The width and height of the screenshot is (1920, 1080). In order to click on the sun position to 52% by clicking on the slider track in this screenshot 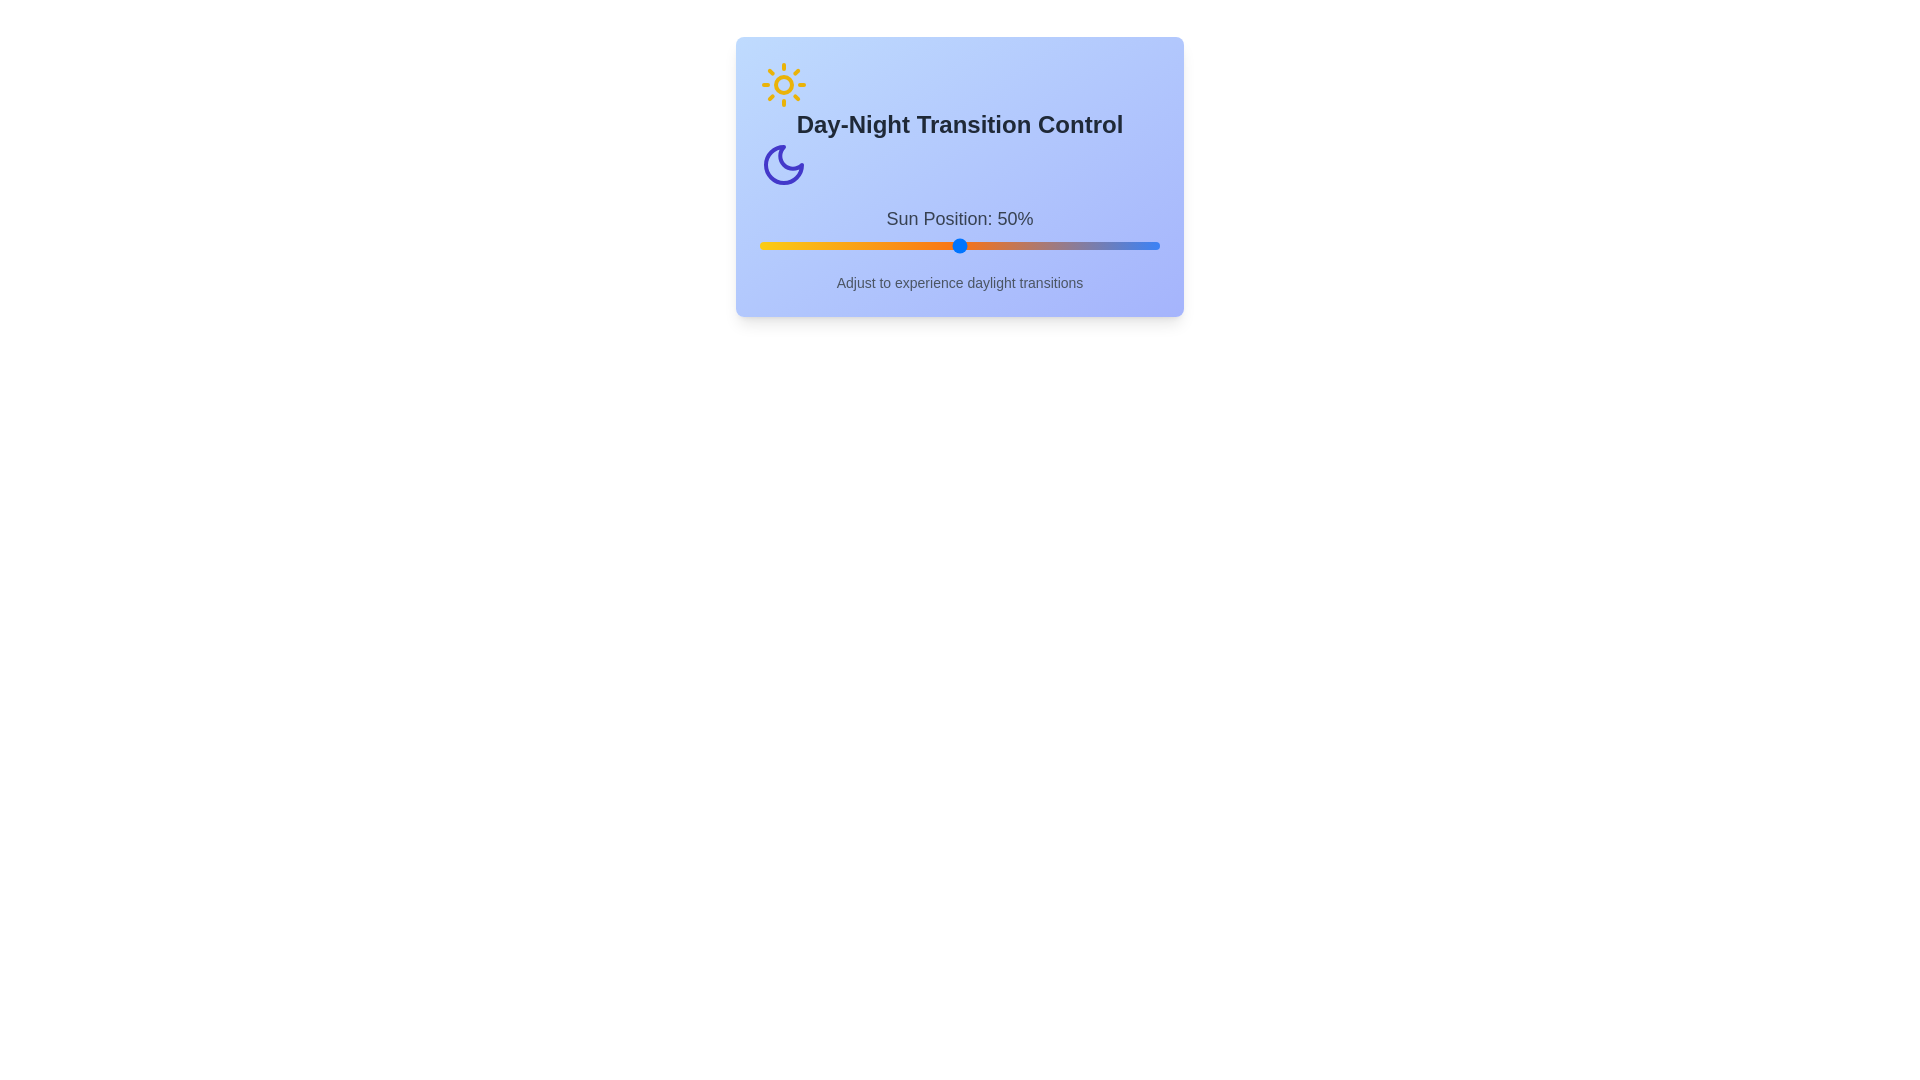, I will do `click(968, 245)`.